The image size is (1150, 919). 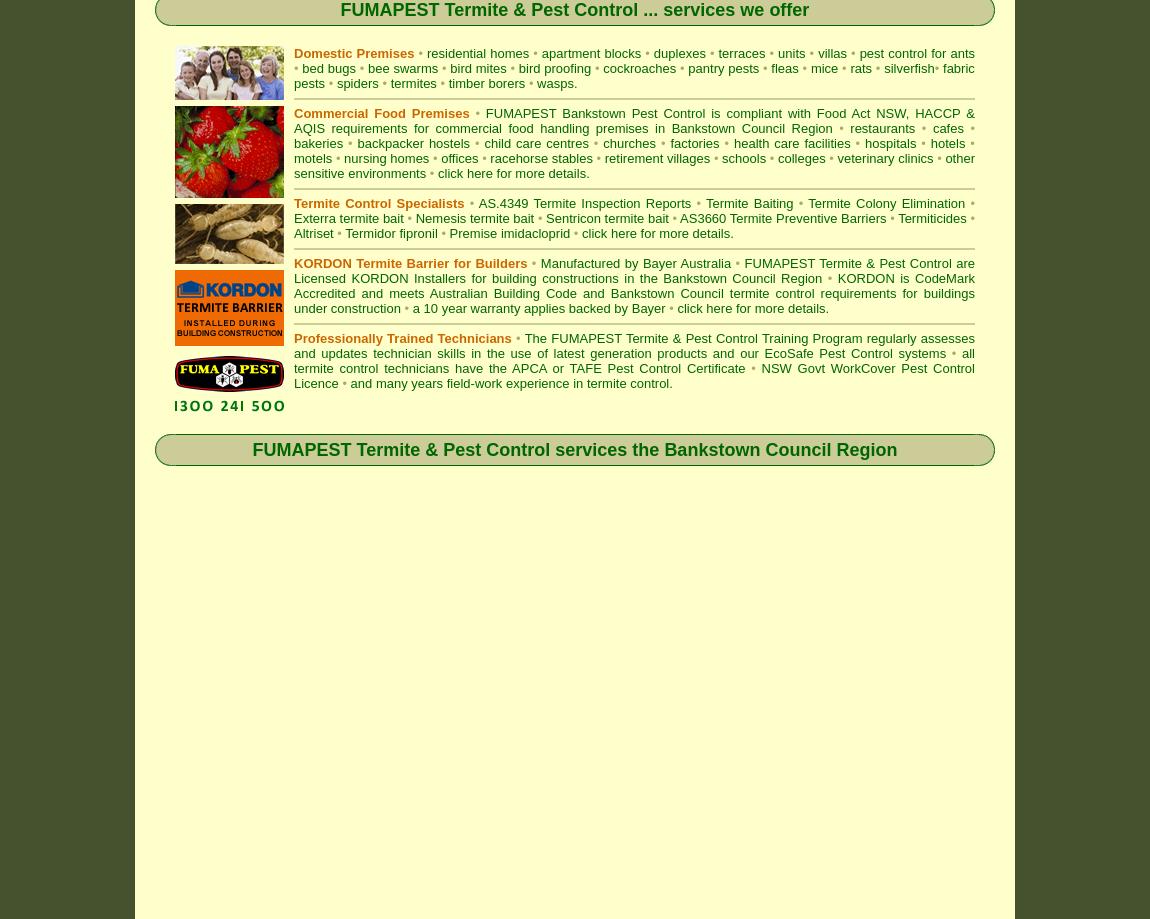 What do you see at coordinates (576, 127) in the screenshot?
I see `'food handling premises'` at bounding box center [576, 127].